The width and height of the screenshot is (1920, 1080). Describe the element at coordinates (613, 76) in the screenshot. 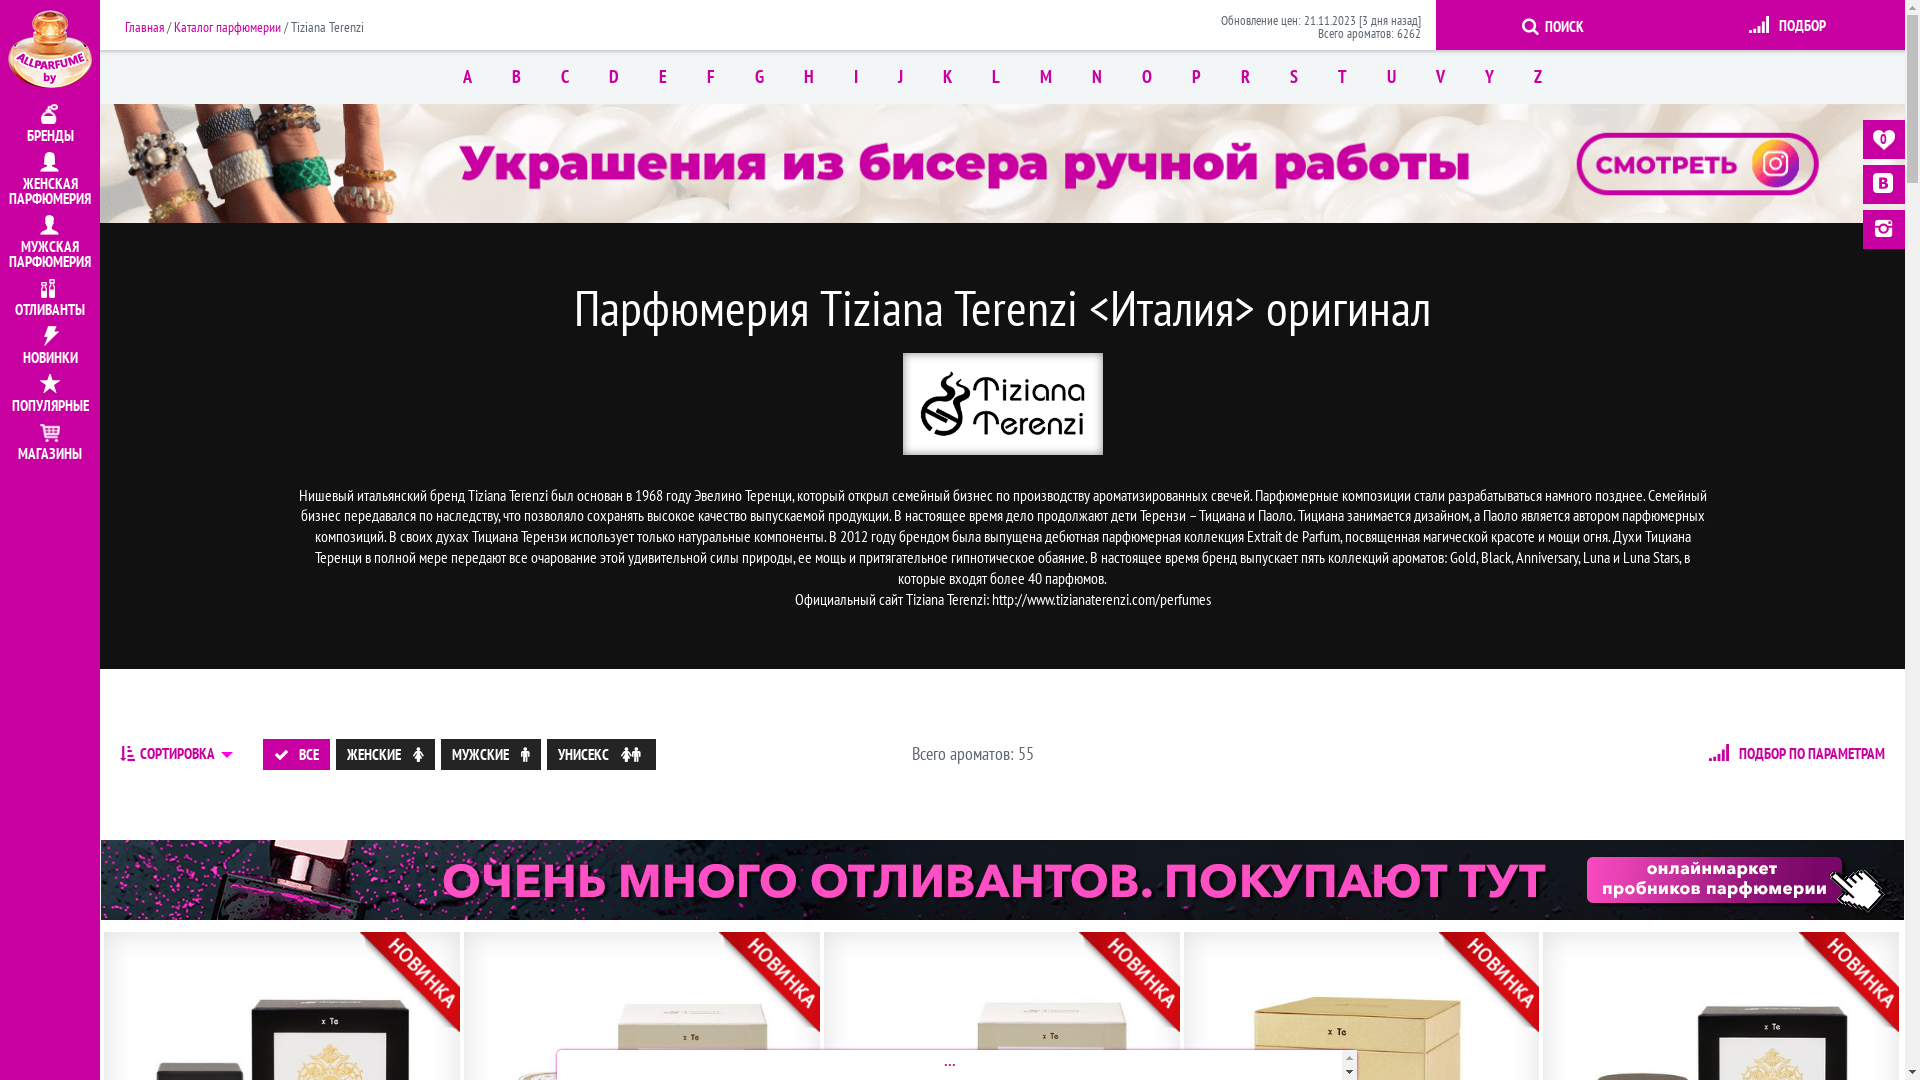

I see `'D'` at that location.